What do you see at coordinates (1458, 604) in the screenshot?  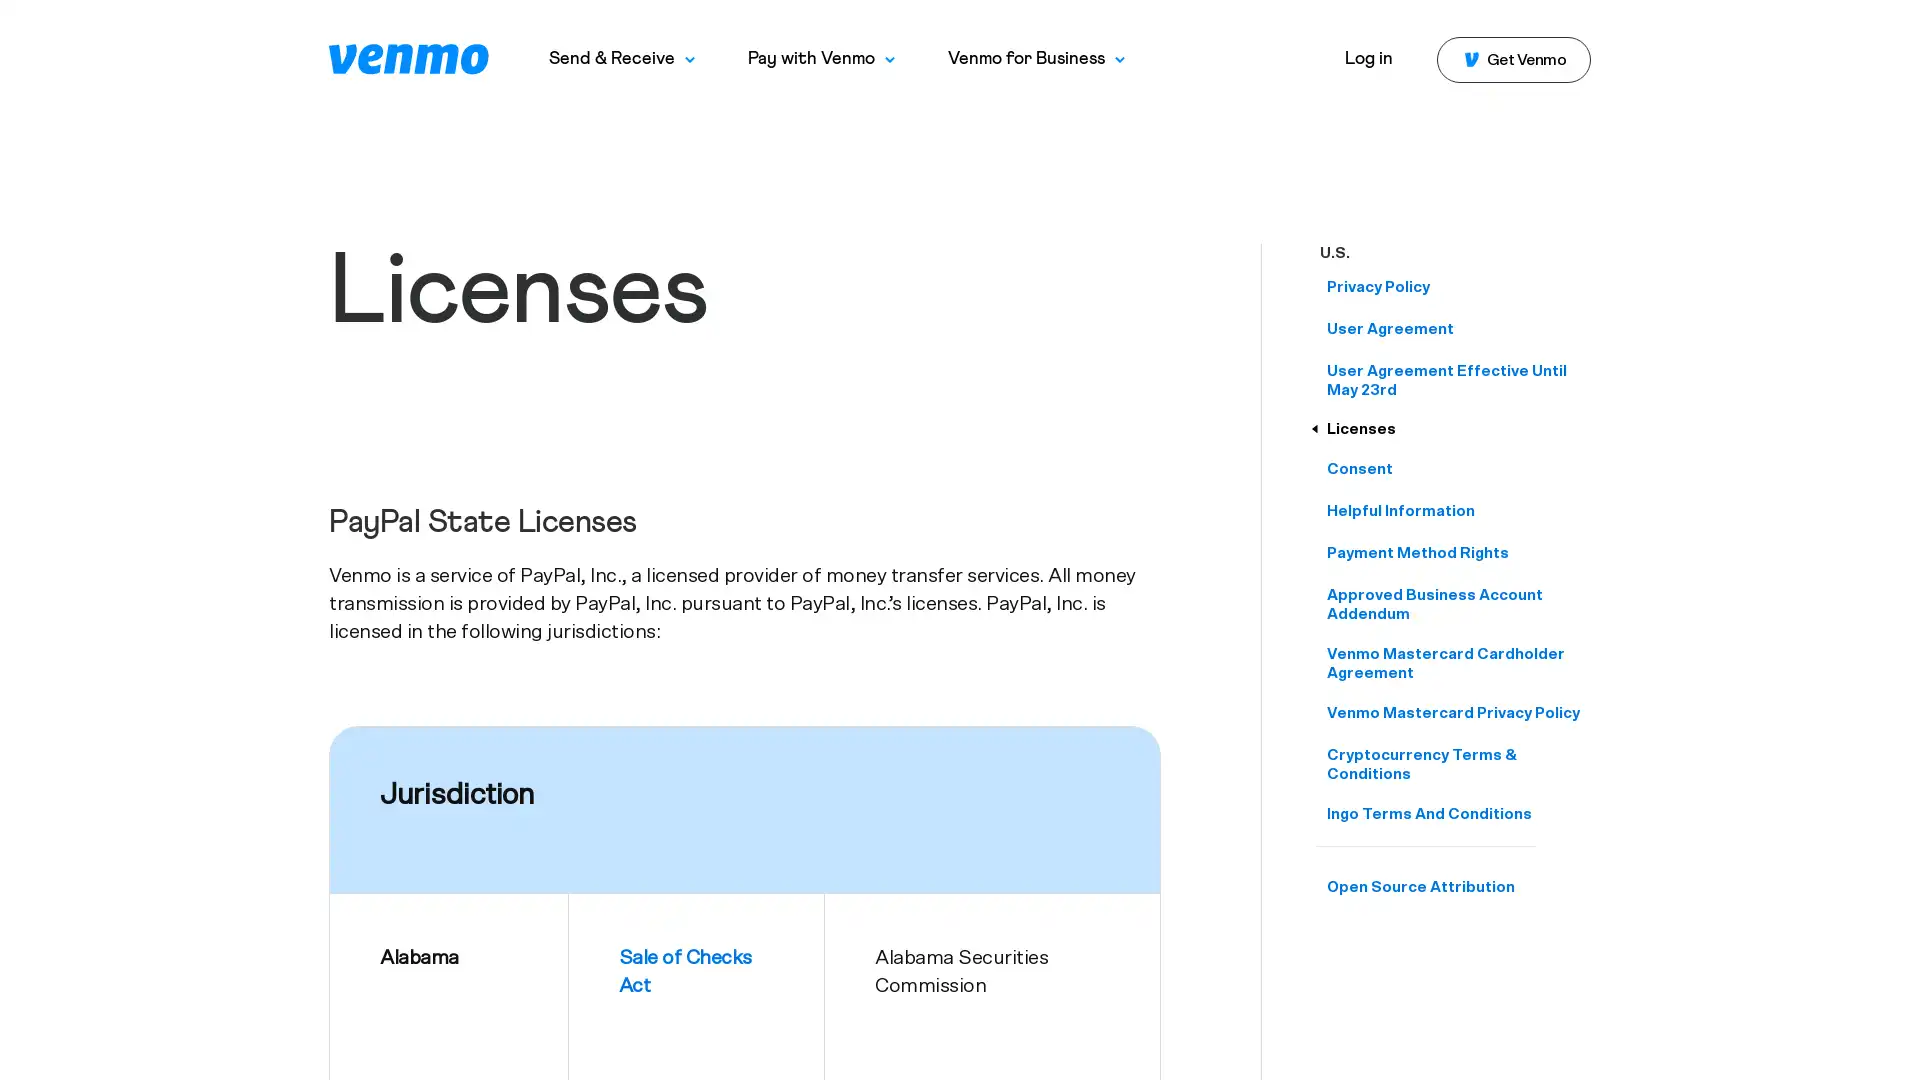 I see `Terms tab name - Approved Business Account Addendum` at bounding box center [1458, 604].